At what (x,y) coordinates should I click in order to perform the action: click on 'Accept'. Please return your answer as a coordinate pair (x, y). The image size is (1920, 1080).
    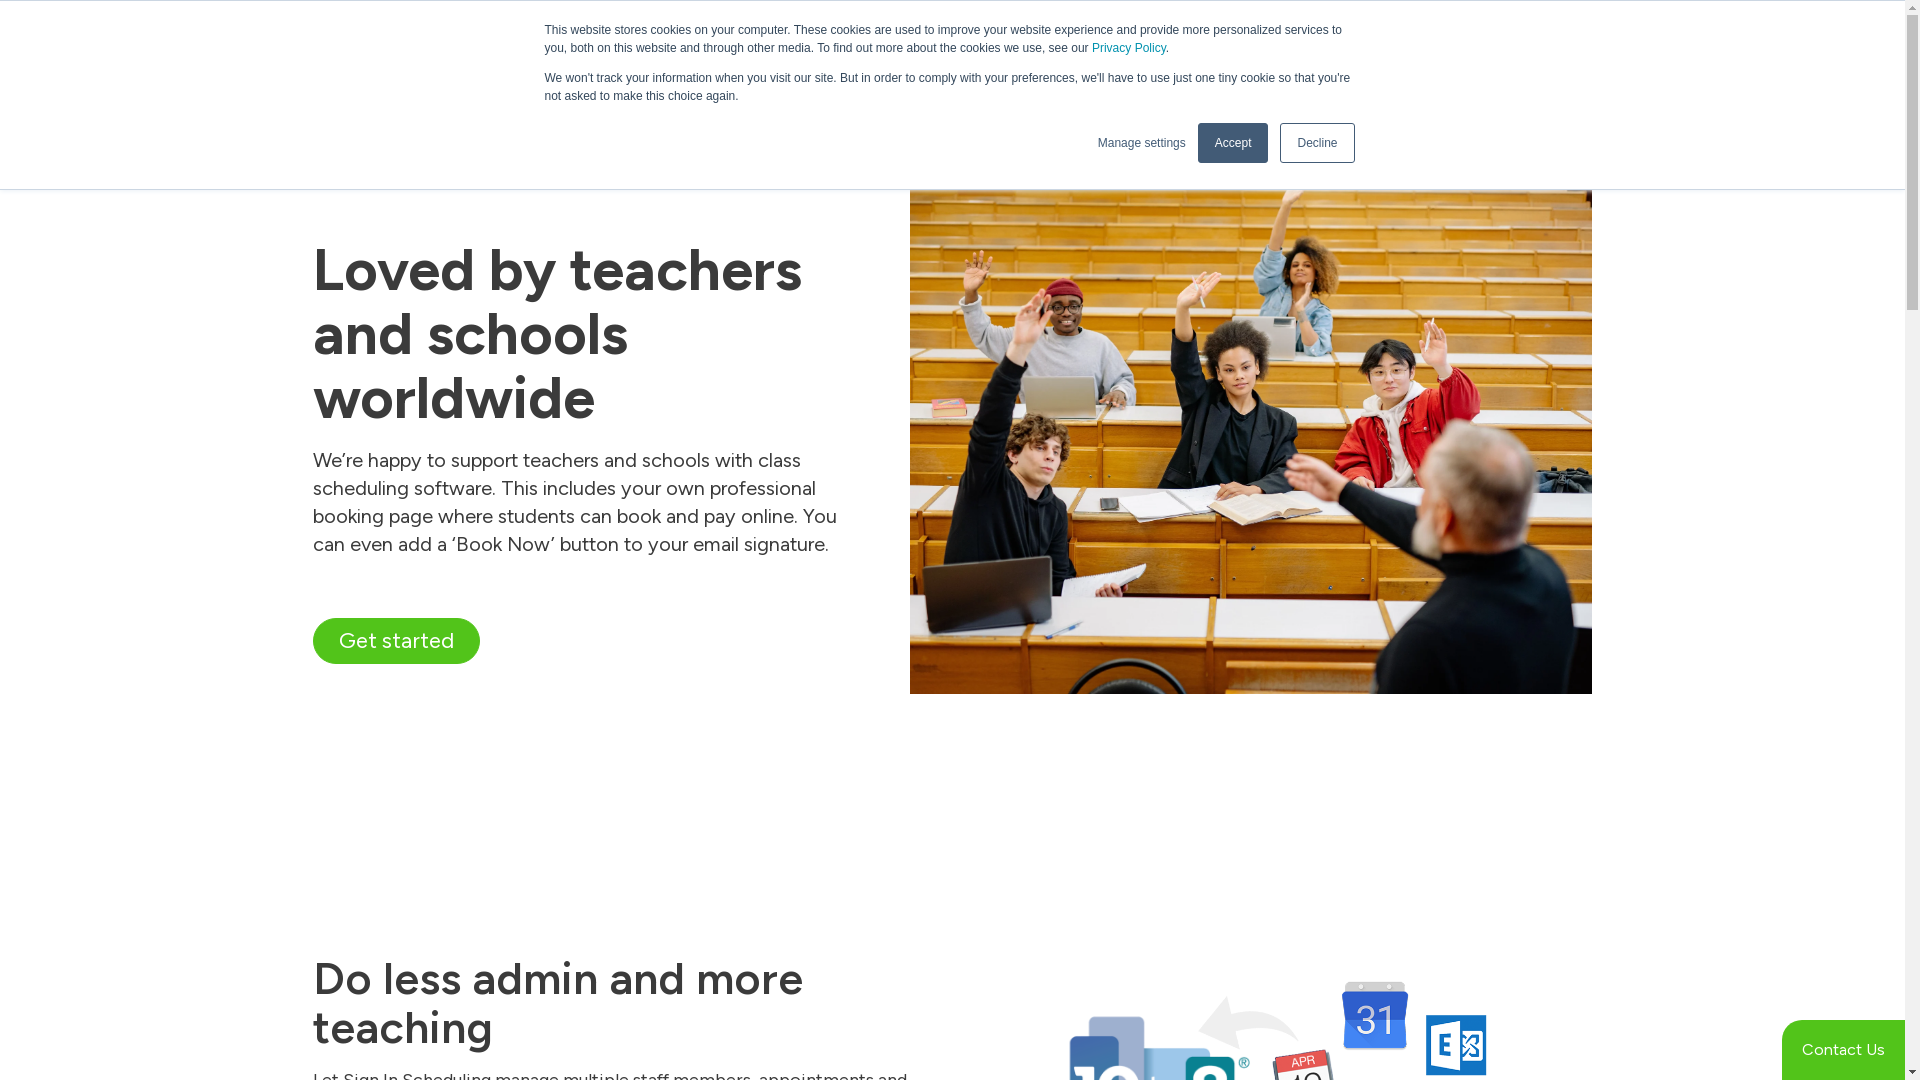
    Looking at the image, I should click on (1198, 141).